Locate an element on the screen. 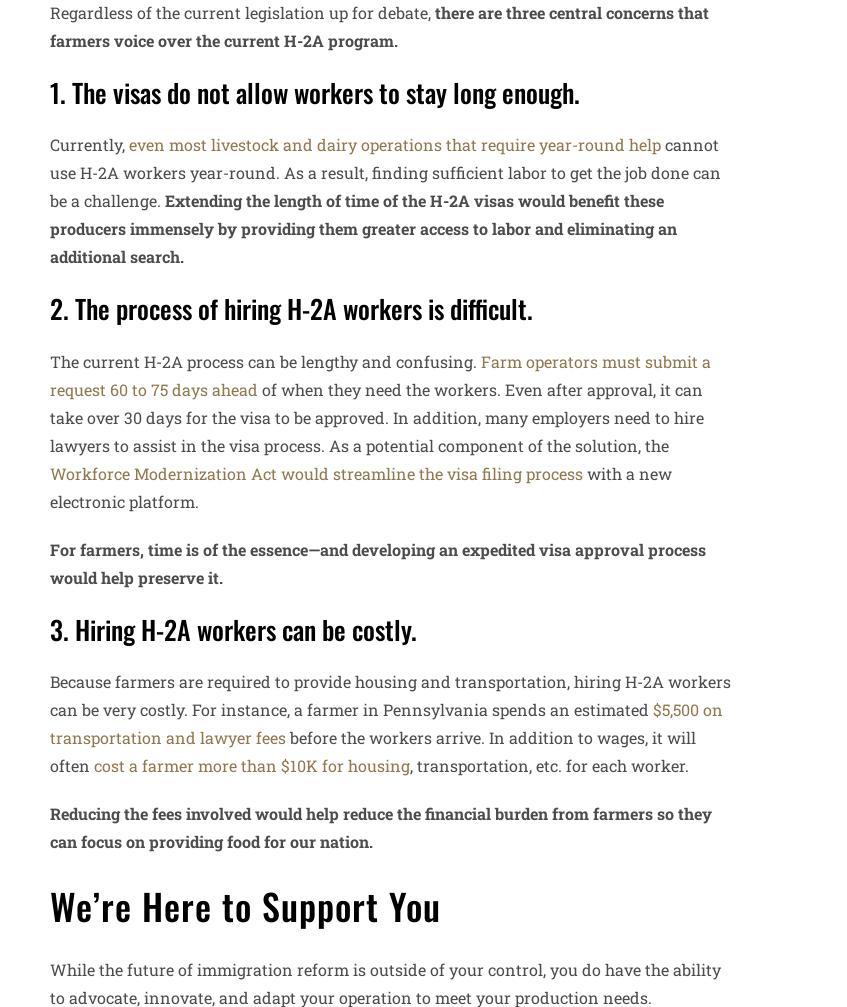 This screenshot has height=1007, width=847. 'Farm operators must submit a request 60 to 75 days ahead' is located at coordinates (379, 374).